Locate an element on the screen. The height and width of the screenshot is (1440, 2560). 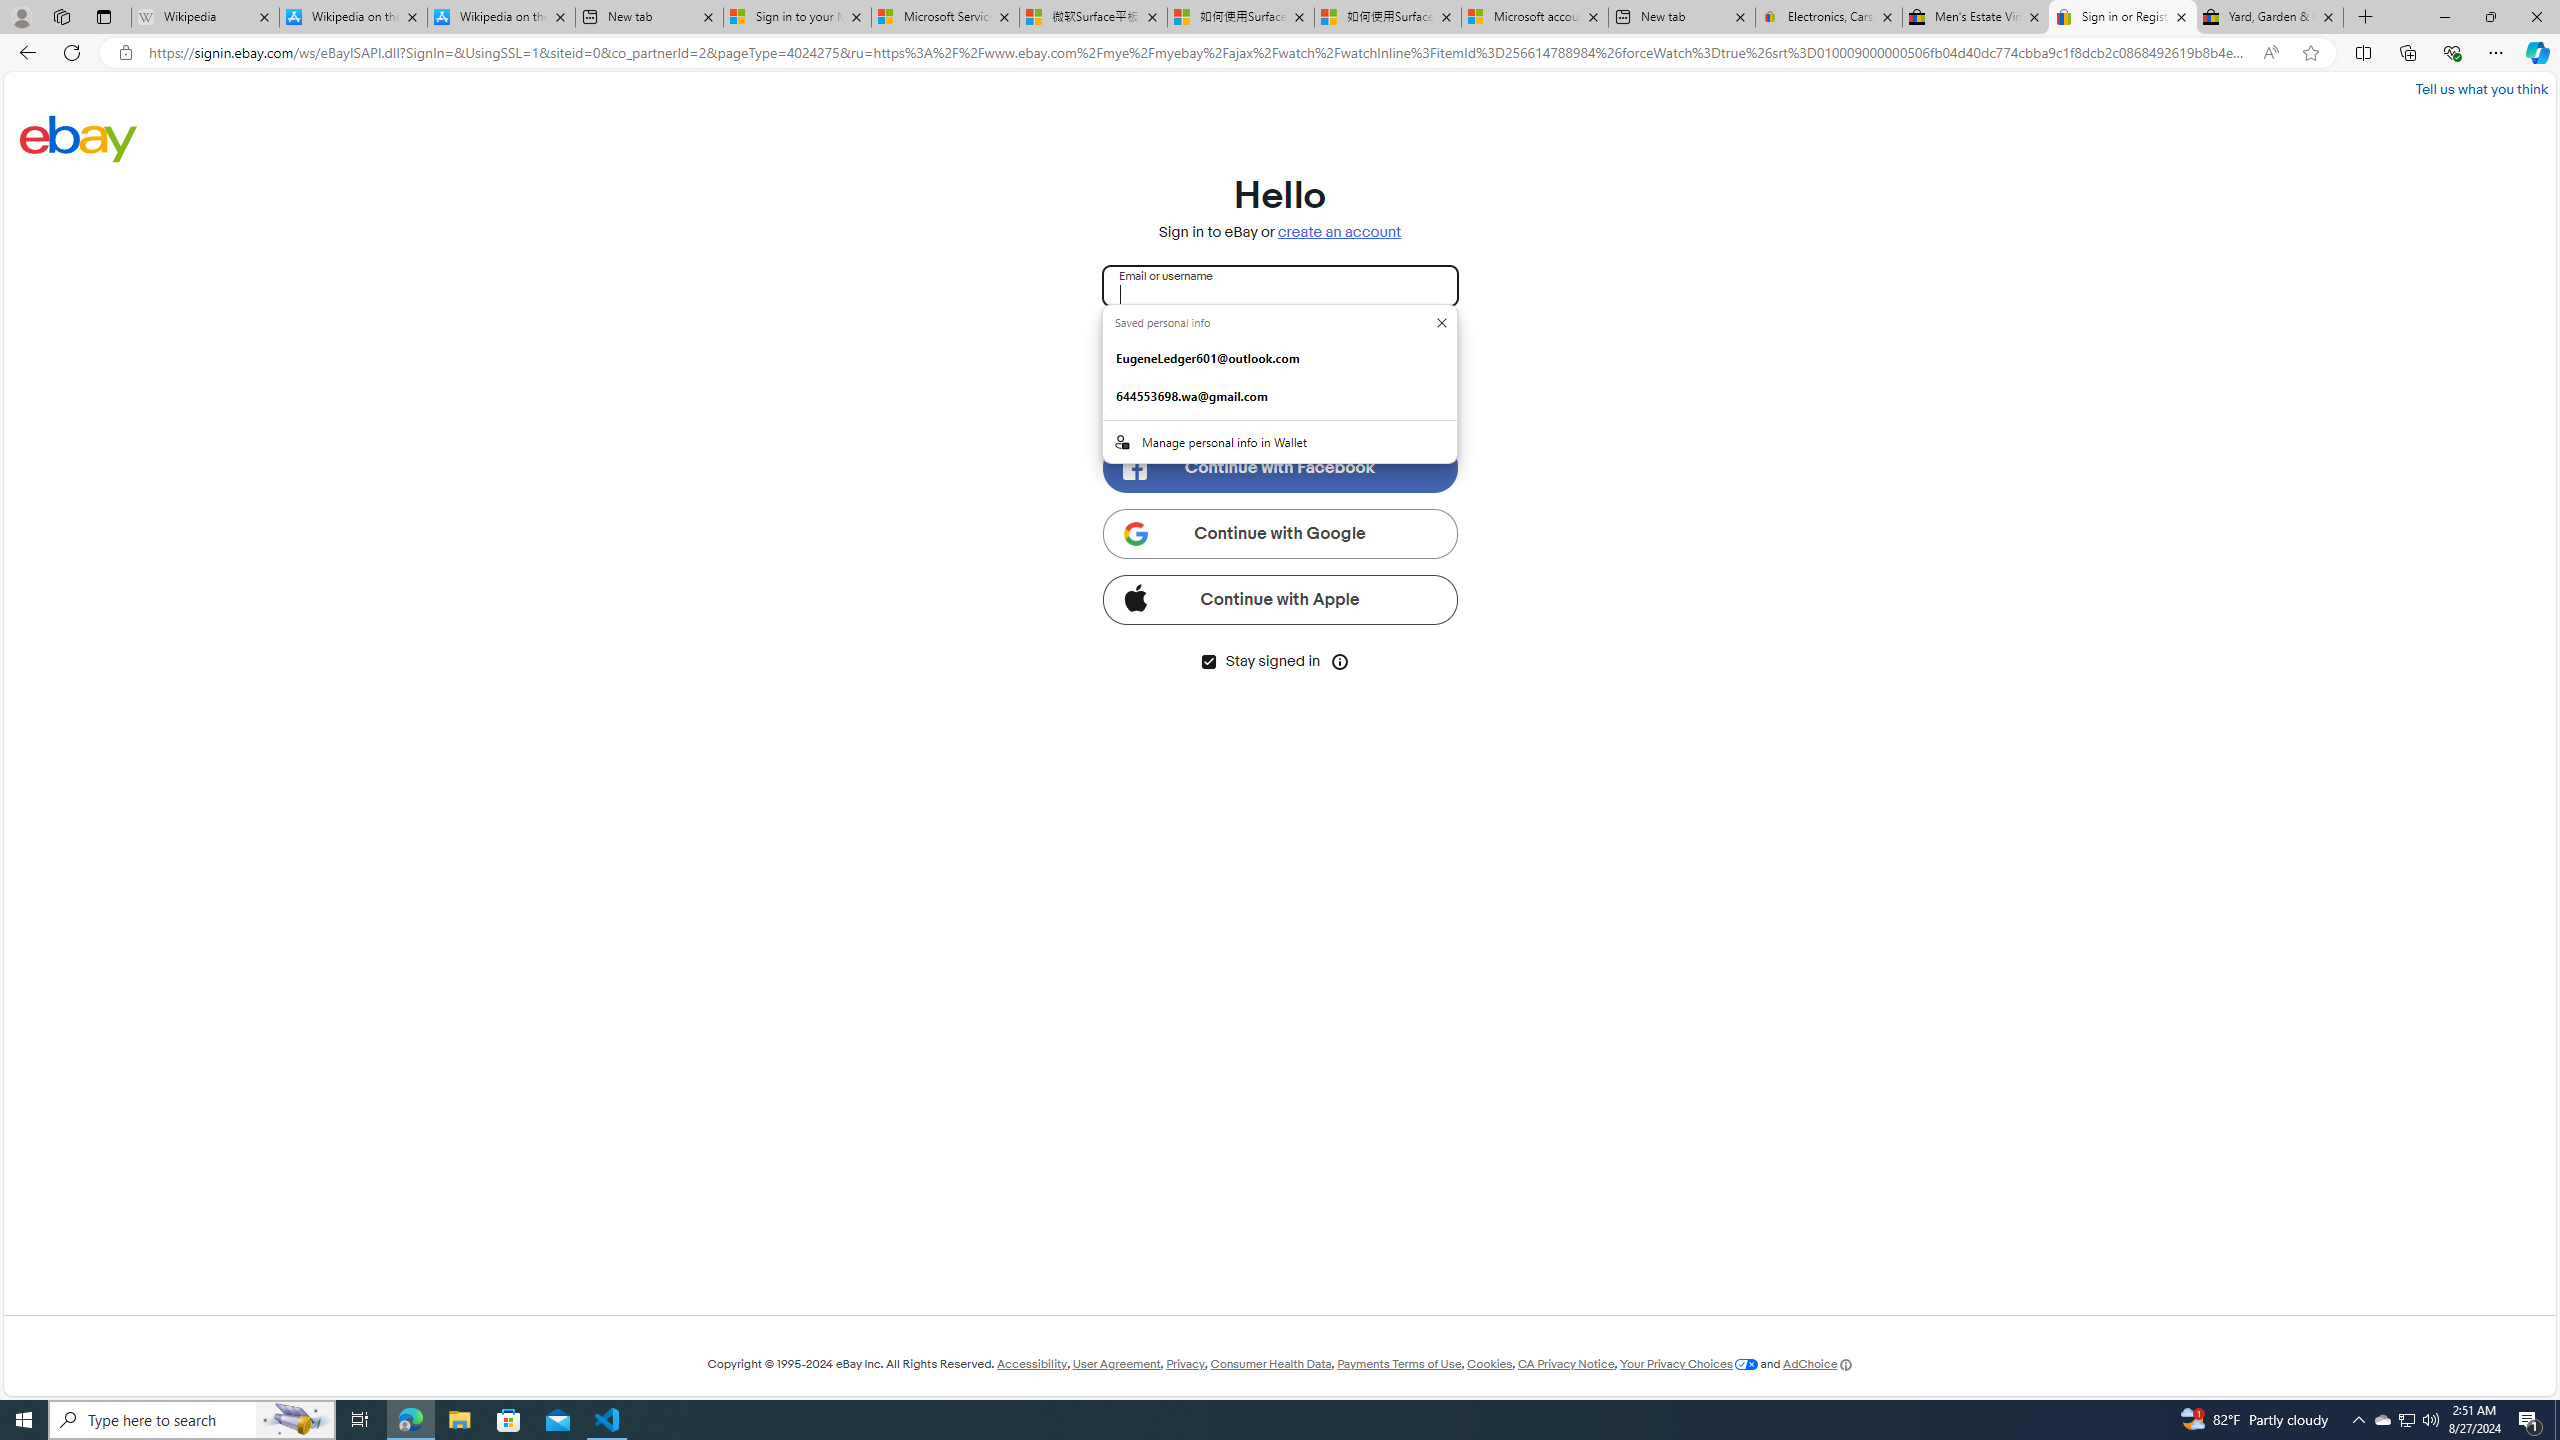
'Sign in to your Microsoft account' is located at coordinates (796, 16).